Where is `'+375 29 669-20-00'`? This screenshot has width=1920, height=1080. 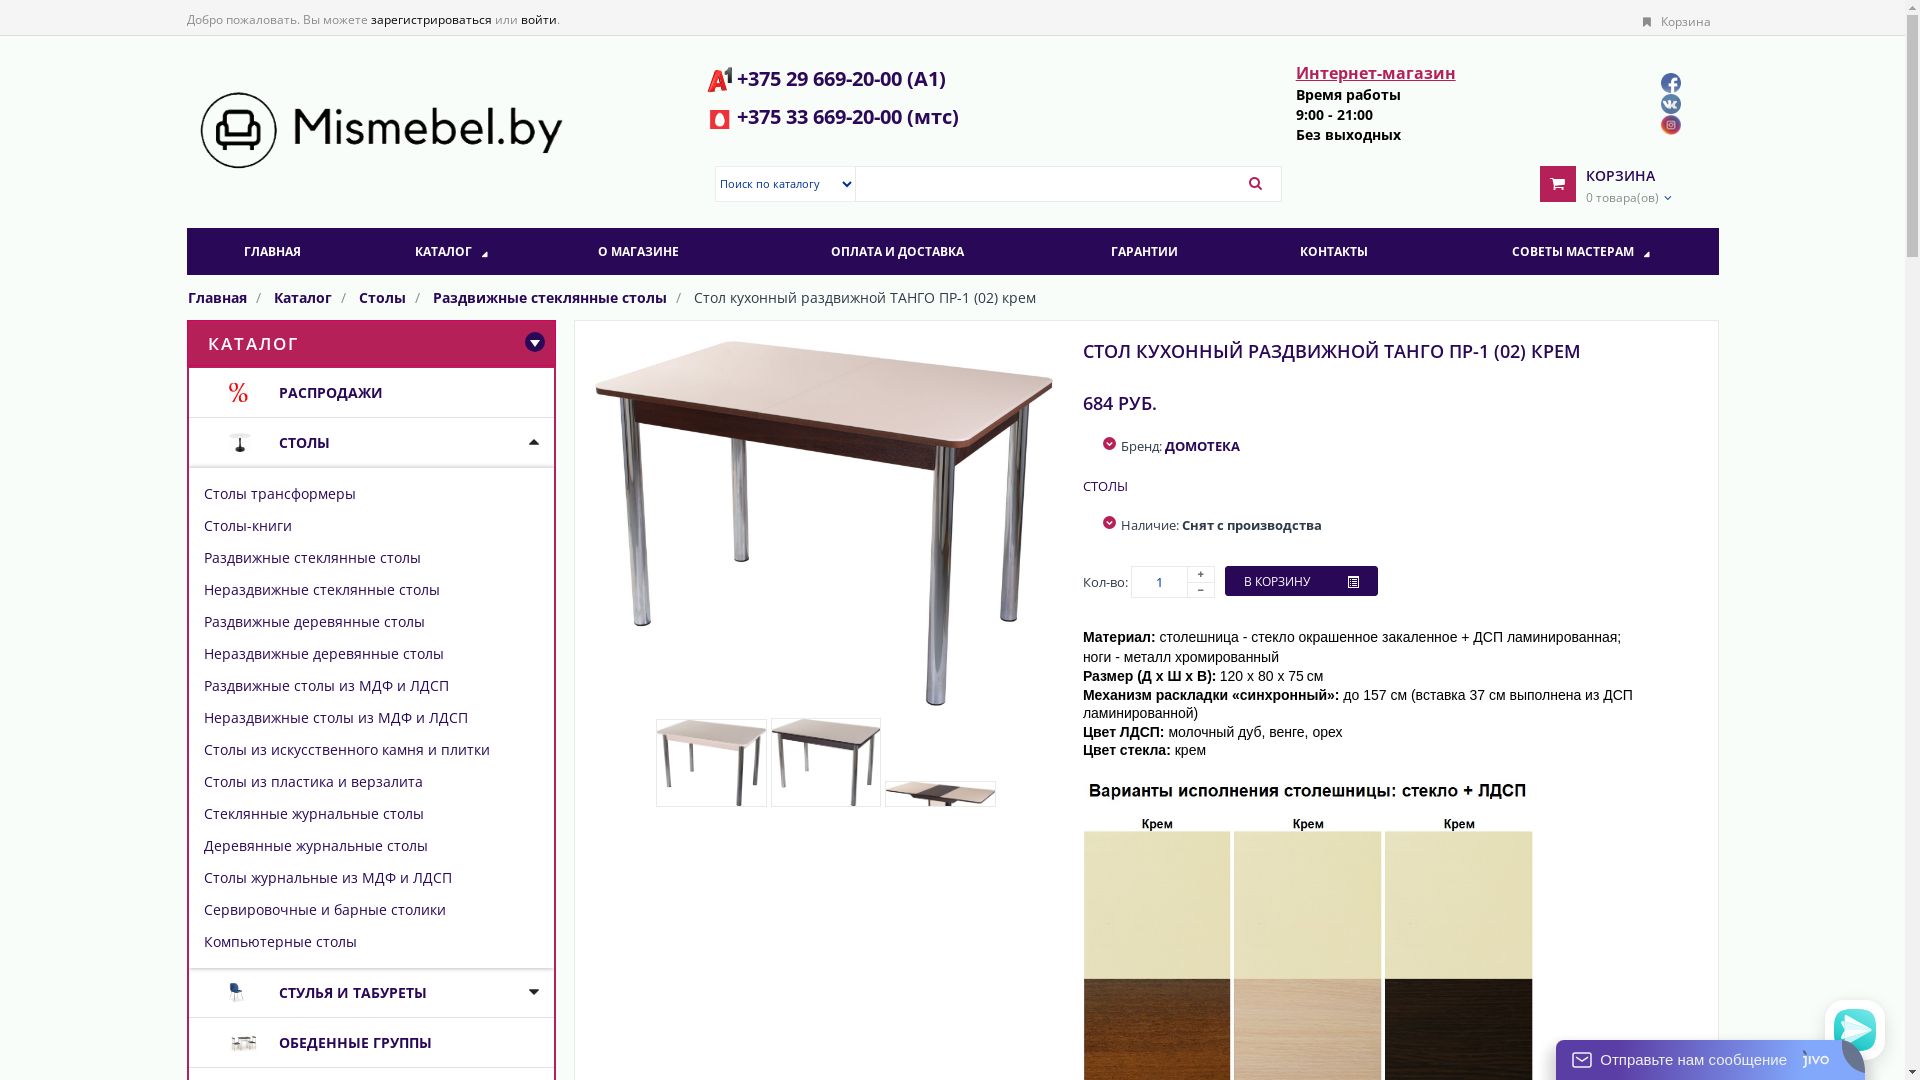
'+375 29 669-20-00' is located at coordinates (736, 77).